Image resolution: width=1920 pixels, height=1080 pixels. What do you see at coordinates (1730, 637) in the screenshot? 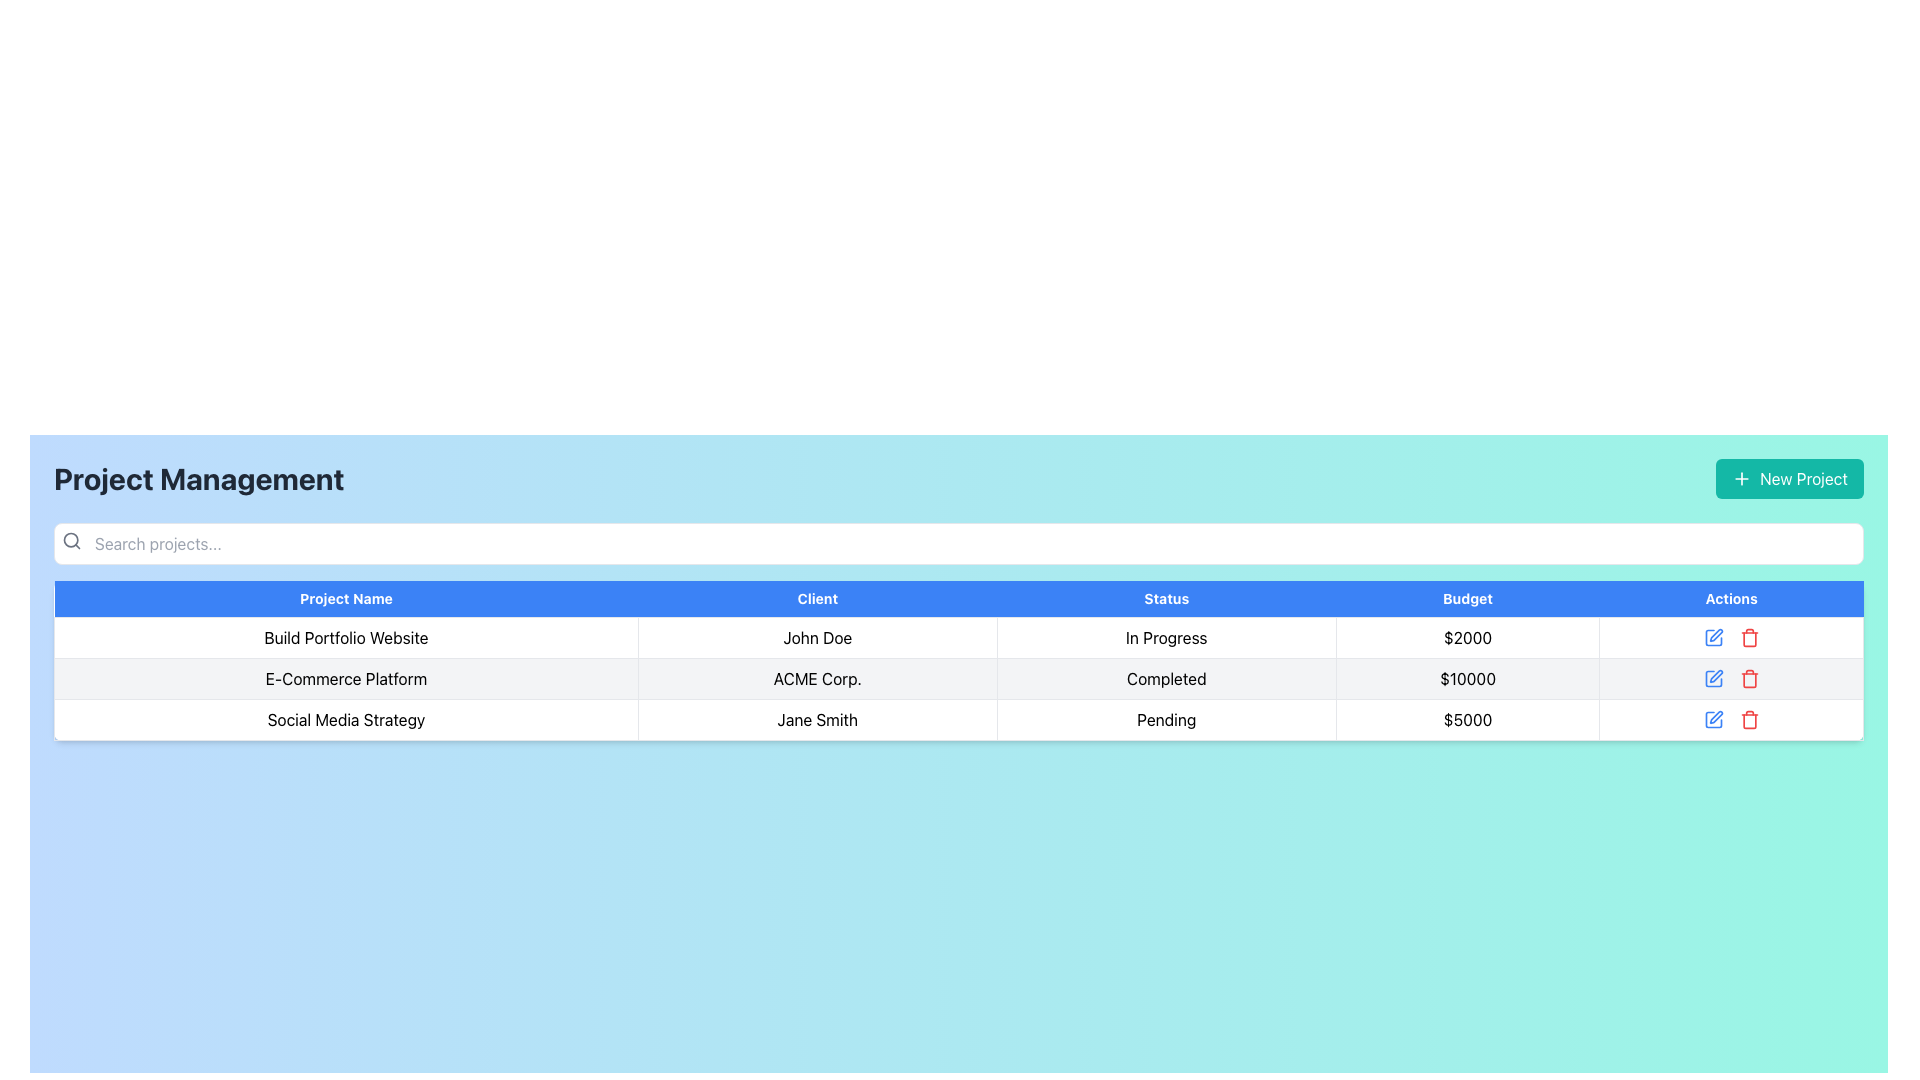
I see `the interactive icons in the last cell of the row for the 'Build Portfolio Website' project under the Actions header` at bounding box center [1730, 637].